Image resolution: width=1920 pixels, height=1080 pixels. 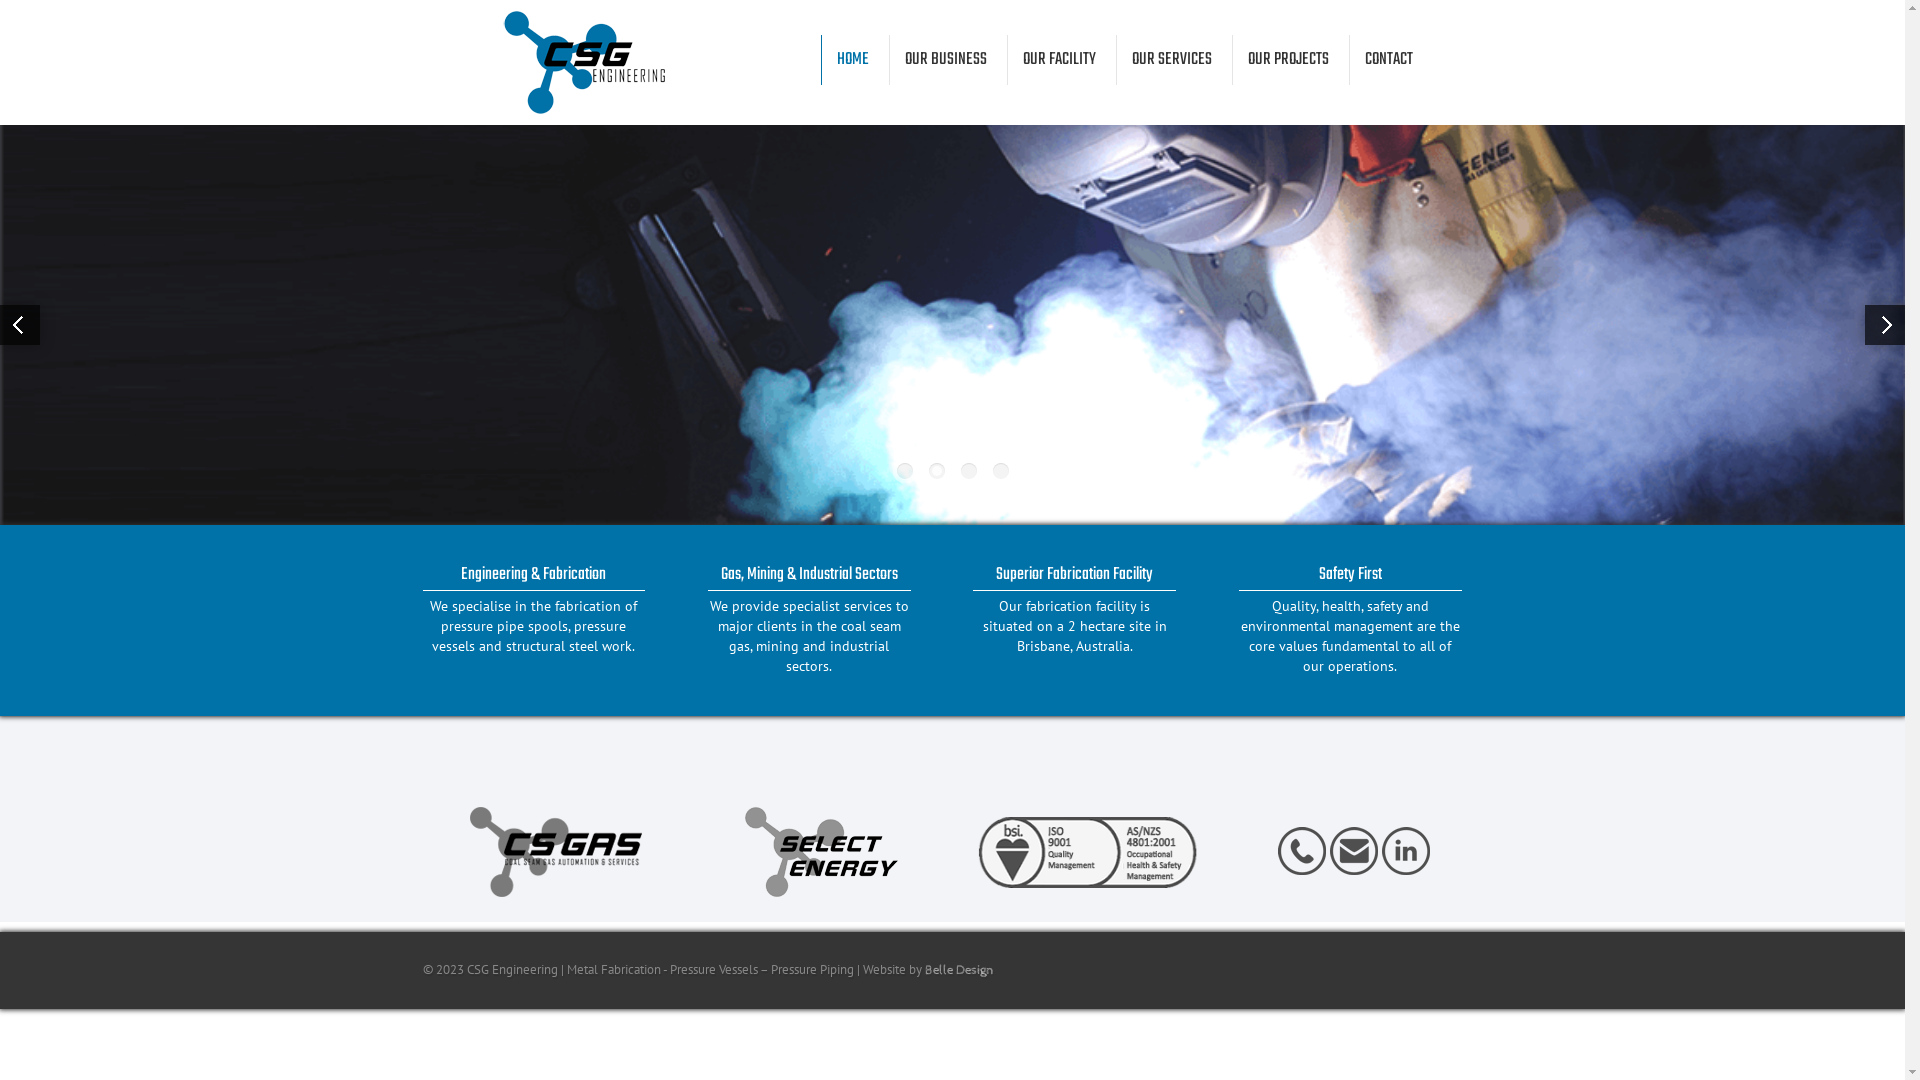 I want to click on 'Next', so click(x=1884, y=323).